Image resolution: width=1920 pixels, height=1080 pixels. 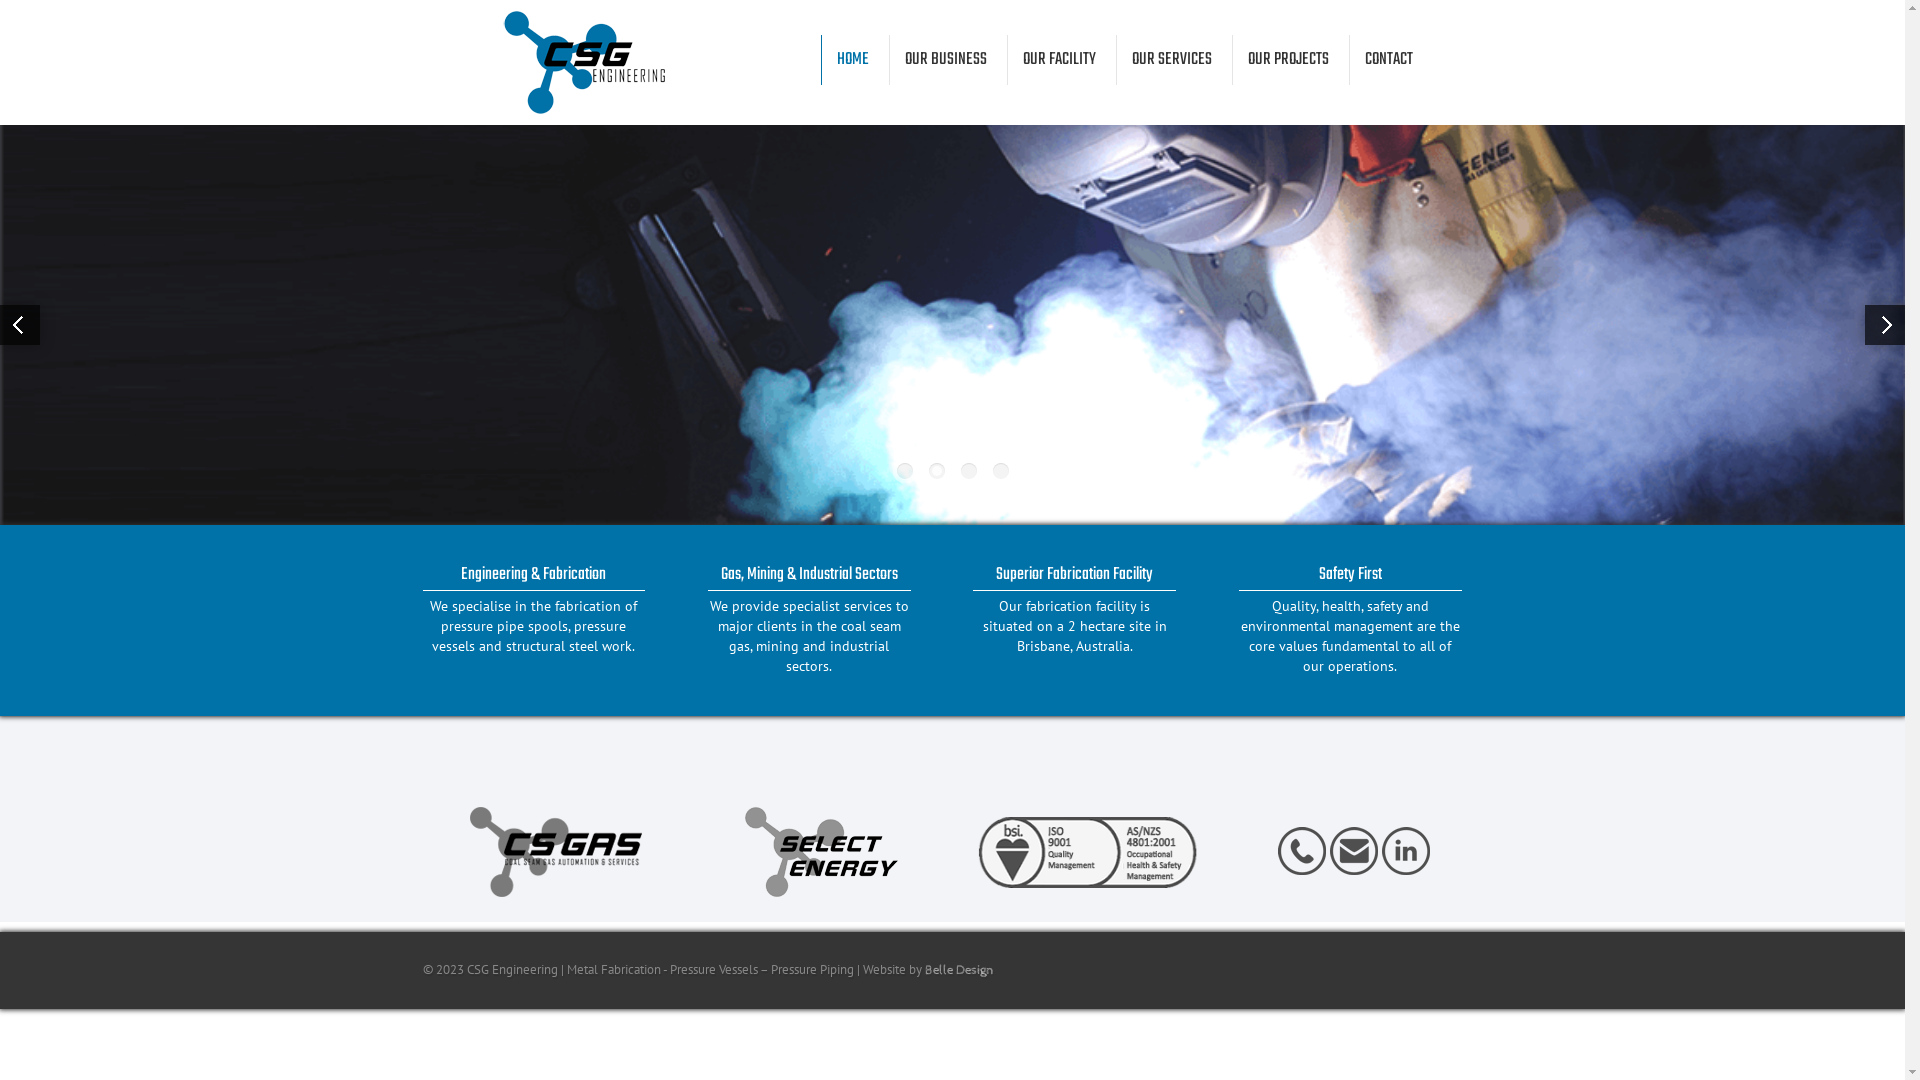 I want to click on 'Next', so click(x=1884, y=323).